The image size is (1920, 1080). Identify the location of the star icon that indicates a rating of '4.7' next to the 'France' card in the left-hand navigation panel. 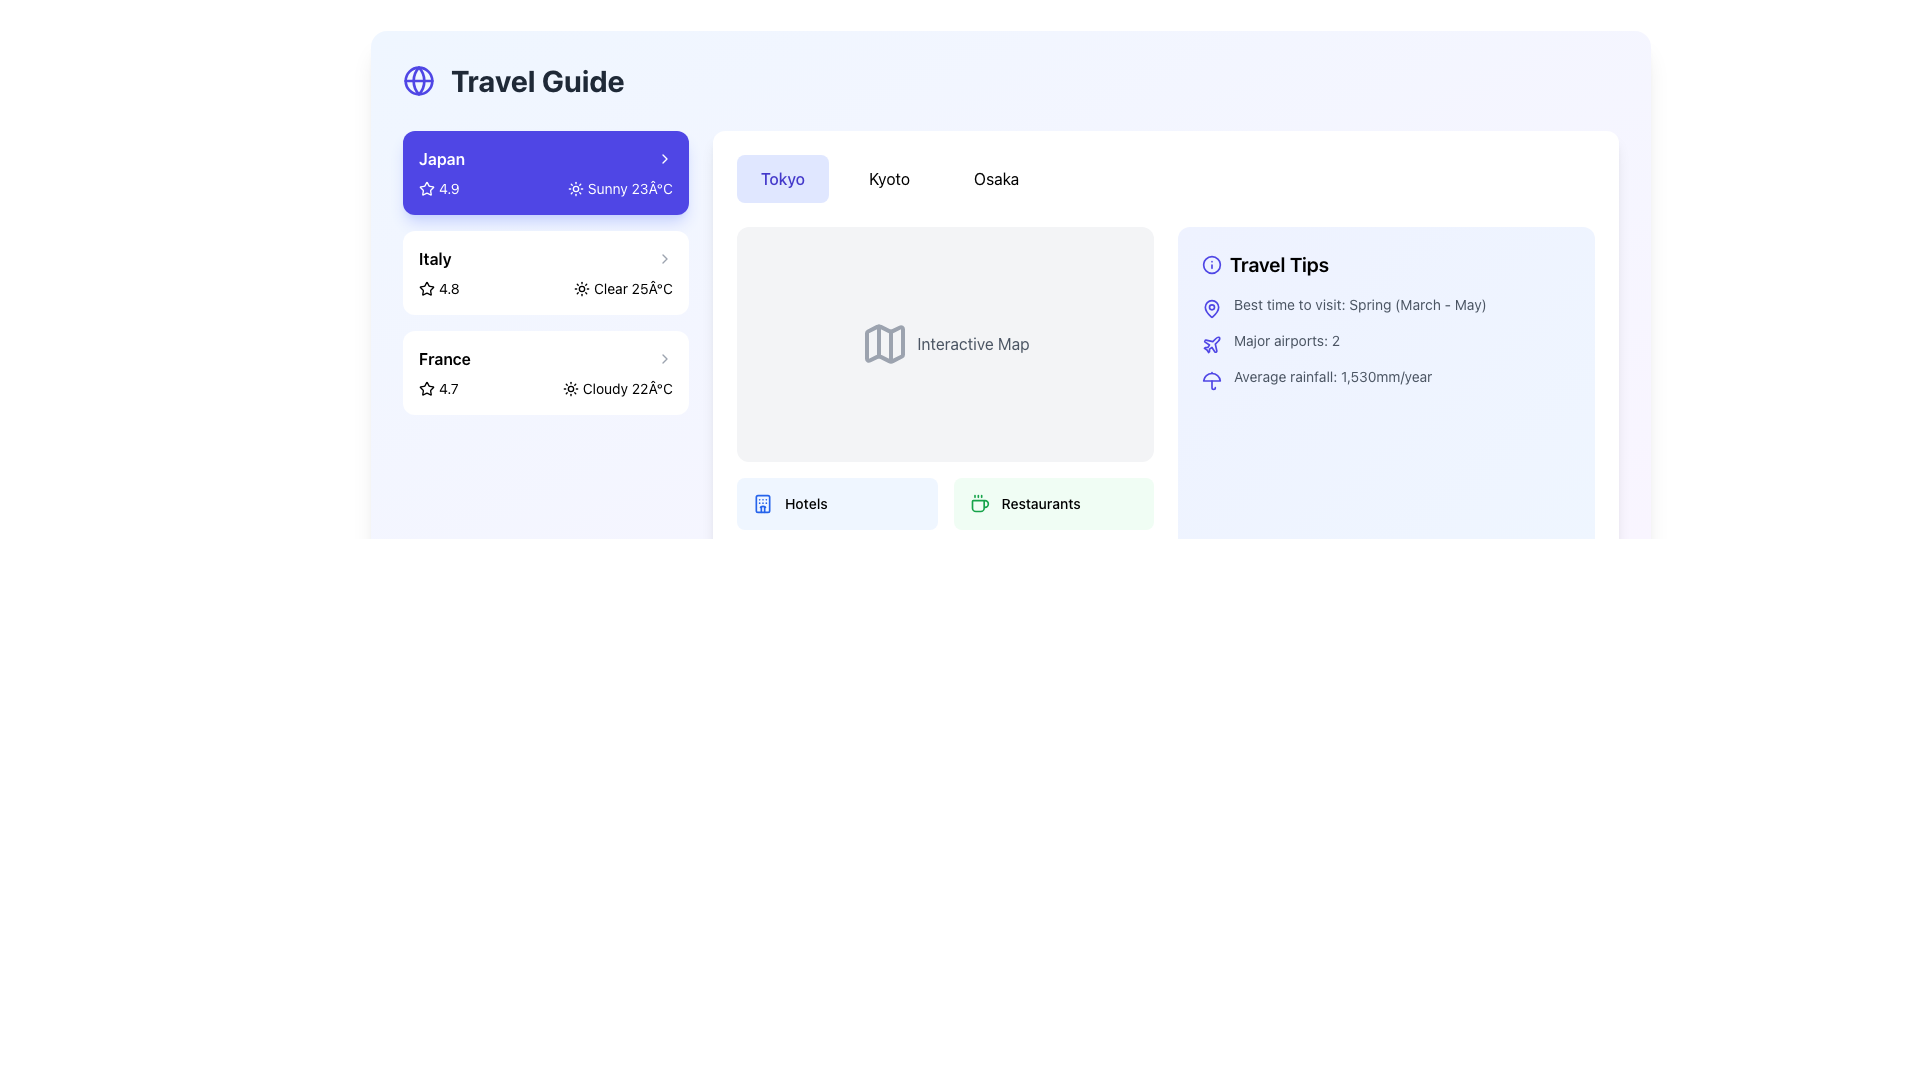
(426, 389).